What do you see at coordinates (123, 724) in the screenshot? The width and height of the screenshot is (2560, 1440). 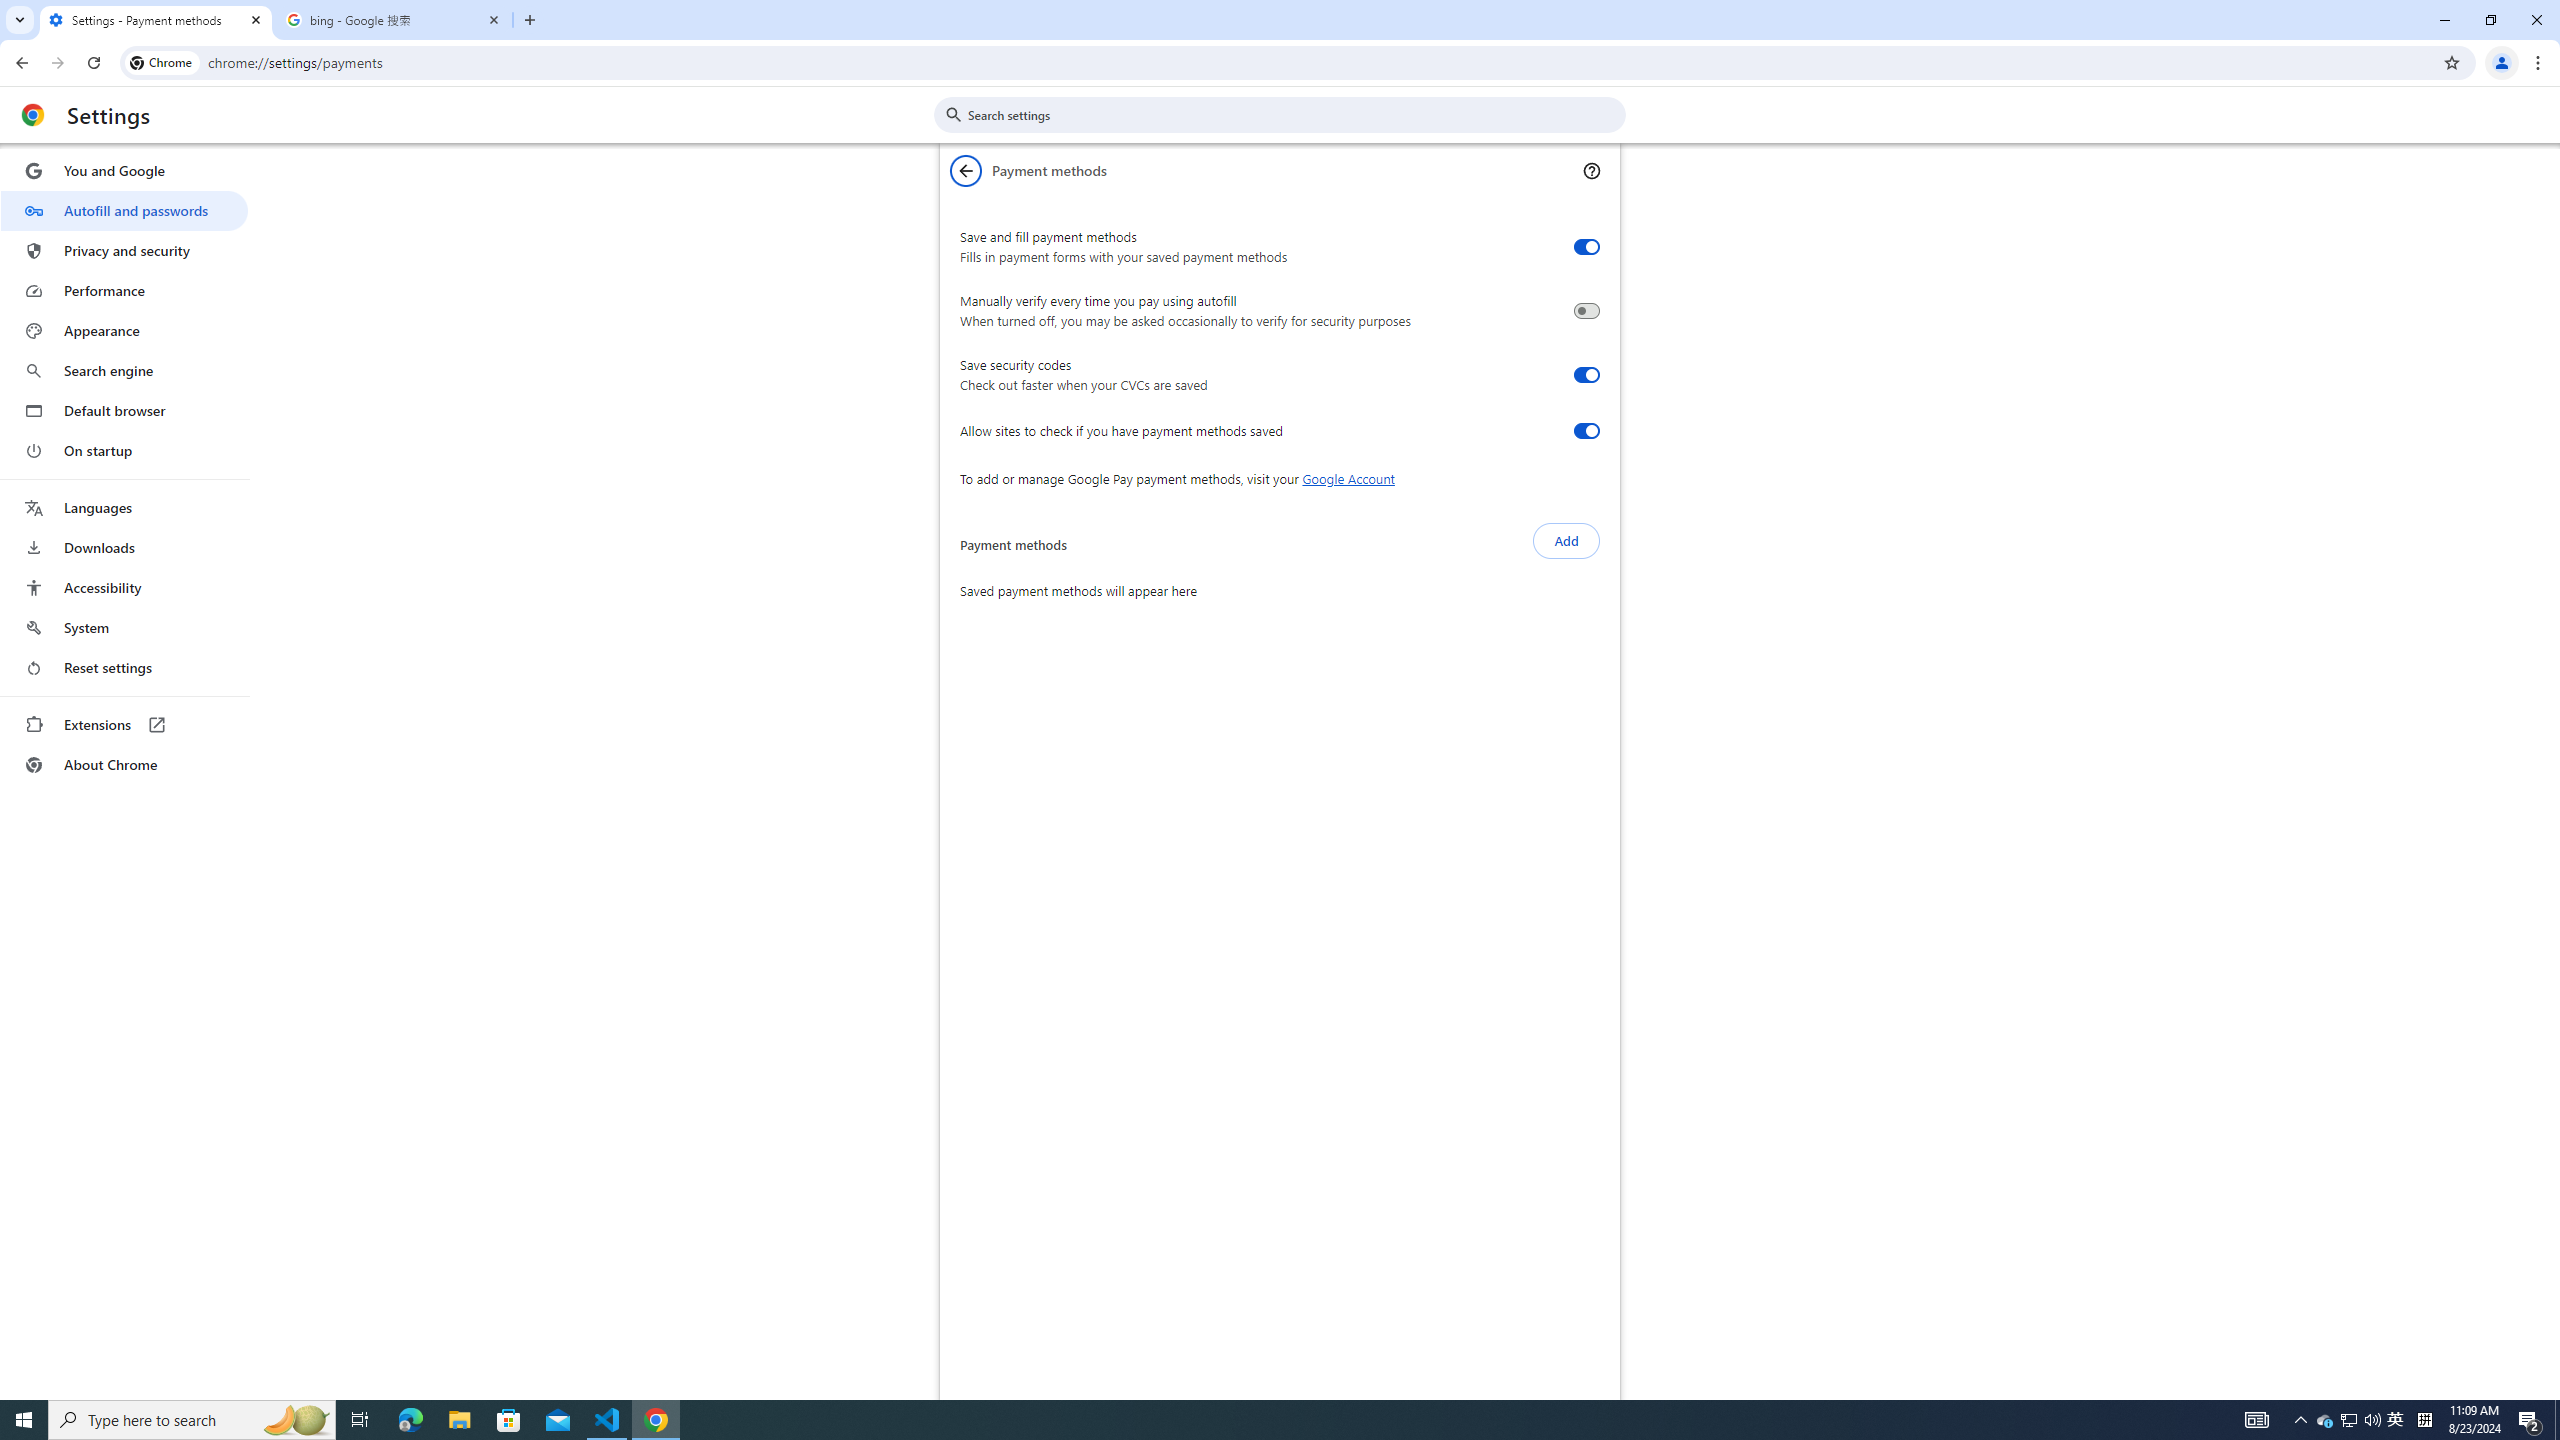 I see `'Extensions'` at bounding box center [123, 724].